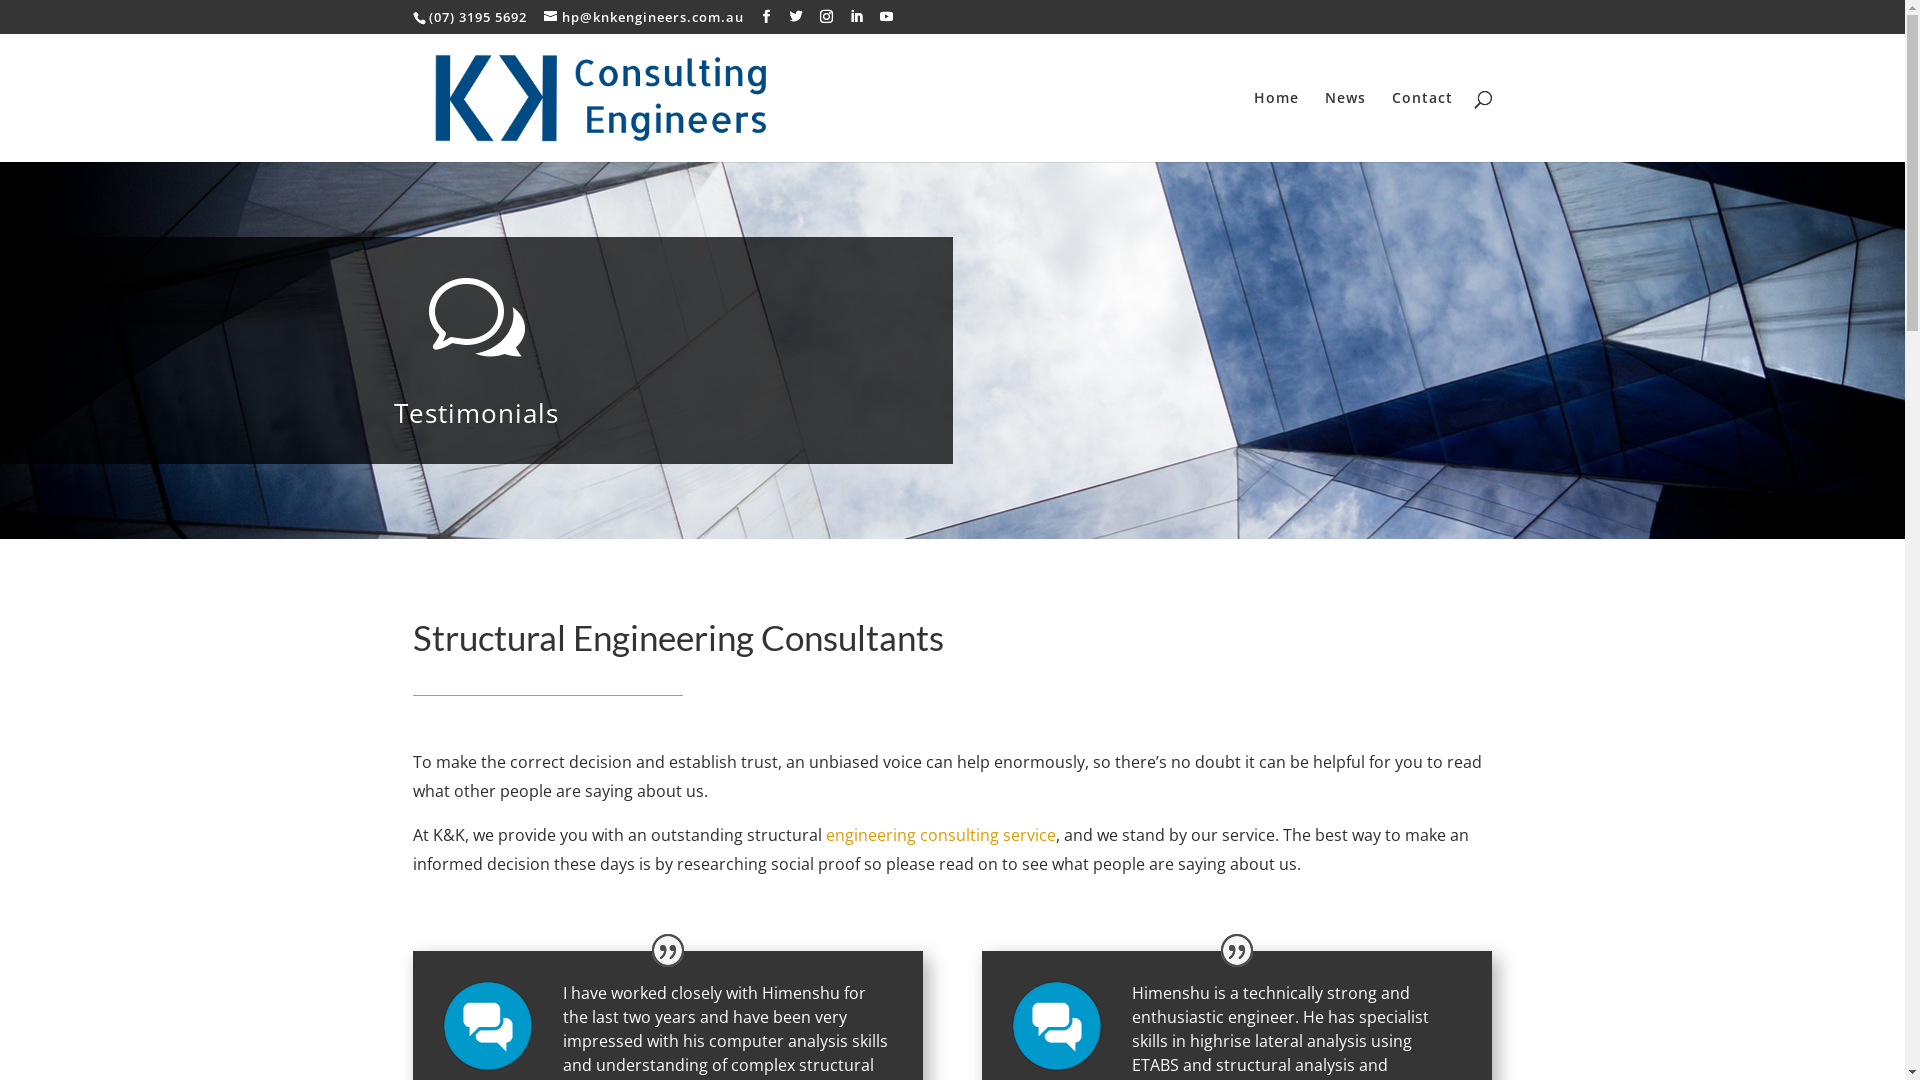  I want to click on 'News', so click(1344, 126).